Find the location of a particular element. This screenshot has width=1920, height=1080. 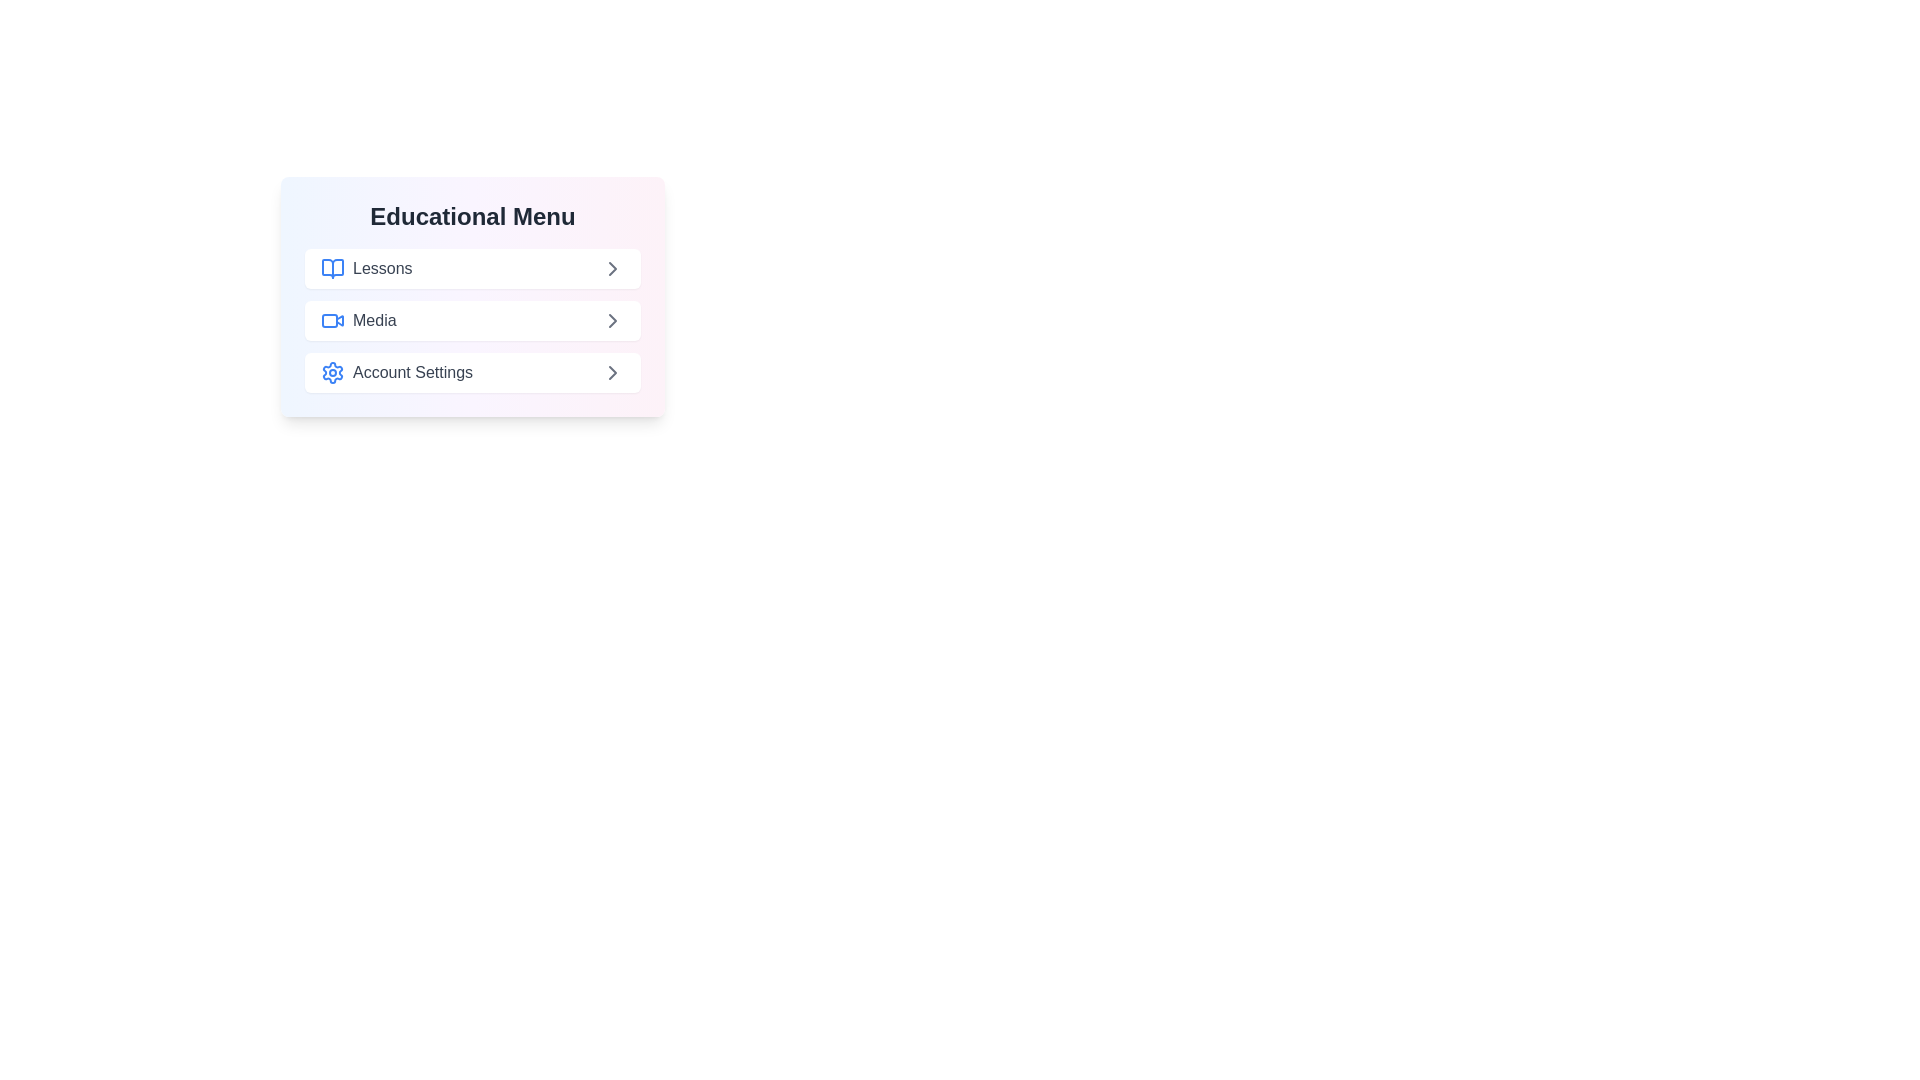

the 'Media' icon in the 'Educational Menu' which is positioned between 'Lessons' and 'Account Settings' is located at coordinates (332, 319).